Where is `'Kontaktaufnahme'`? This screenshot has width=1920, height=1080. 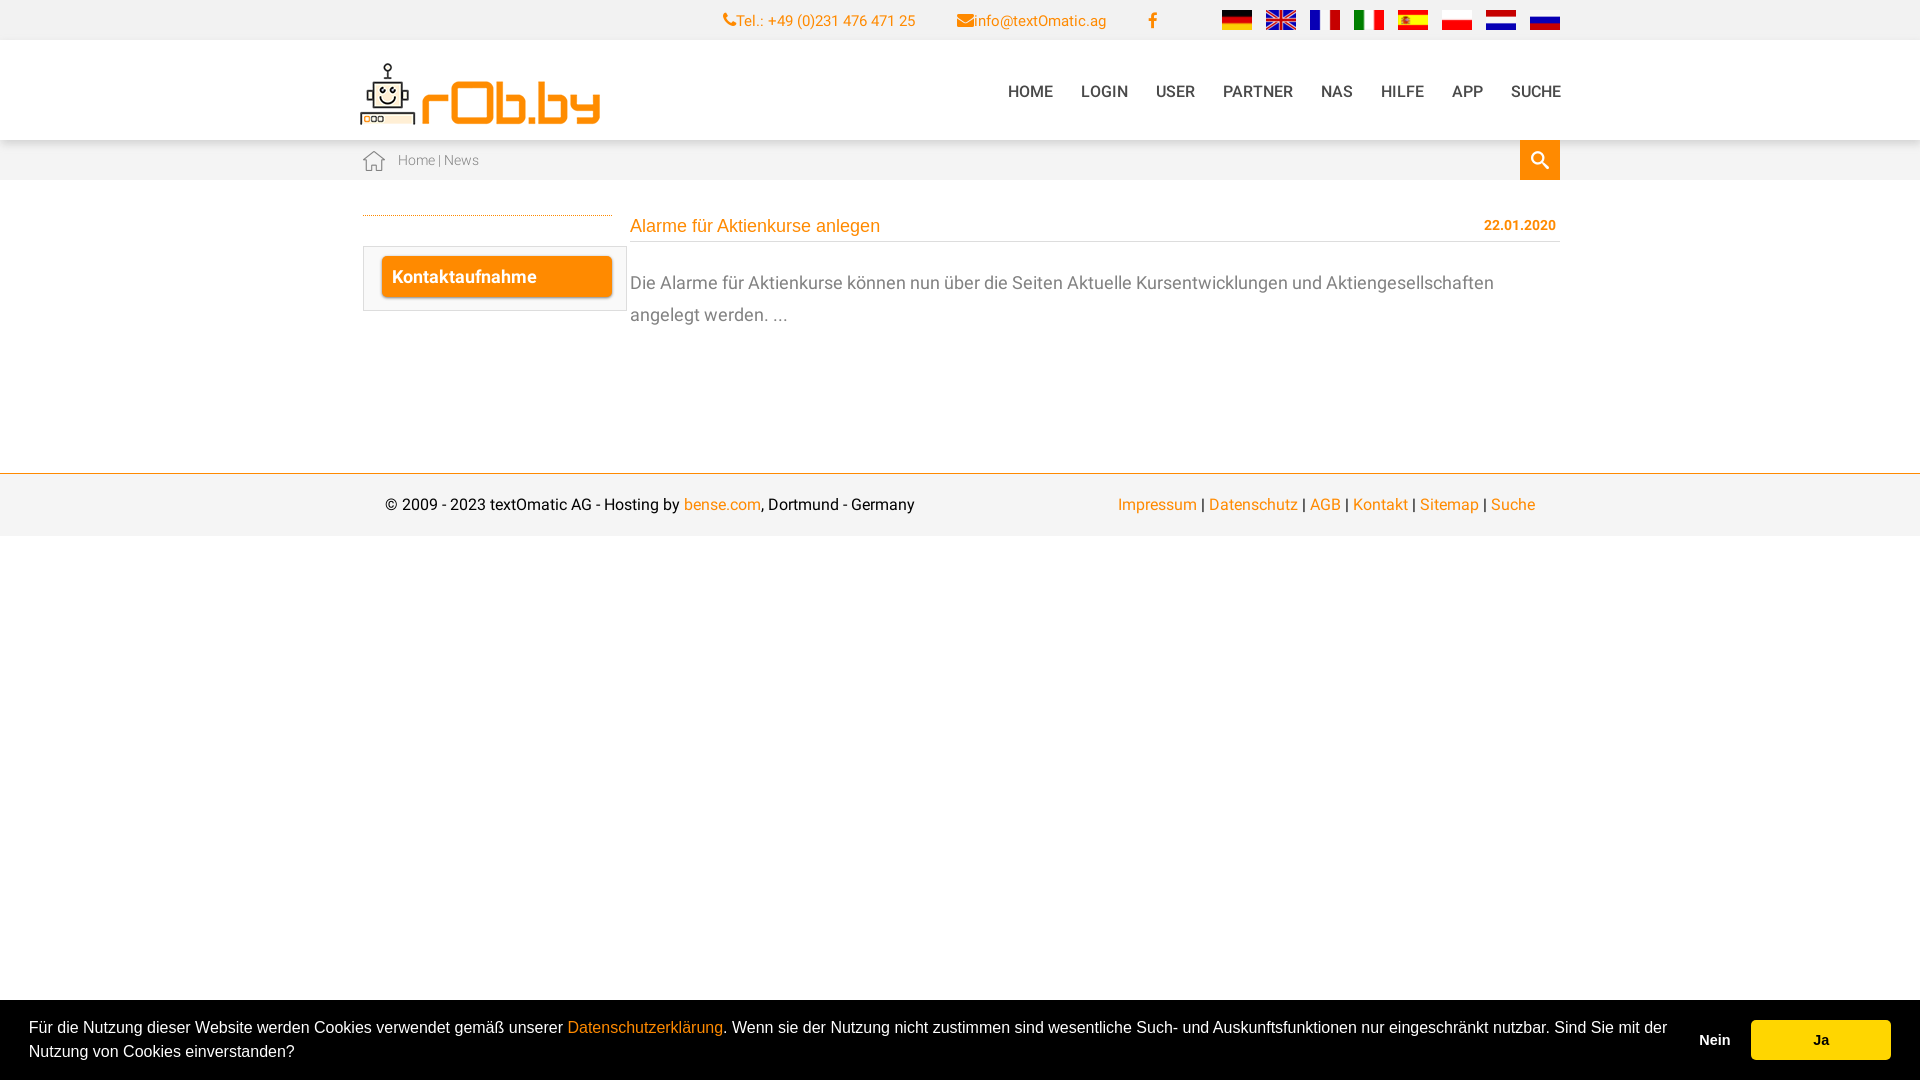 'Kontaktaufnahme' is located at coordinates (497, 276).